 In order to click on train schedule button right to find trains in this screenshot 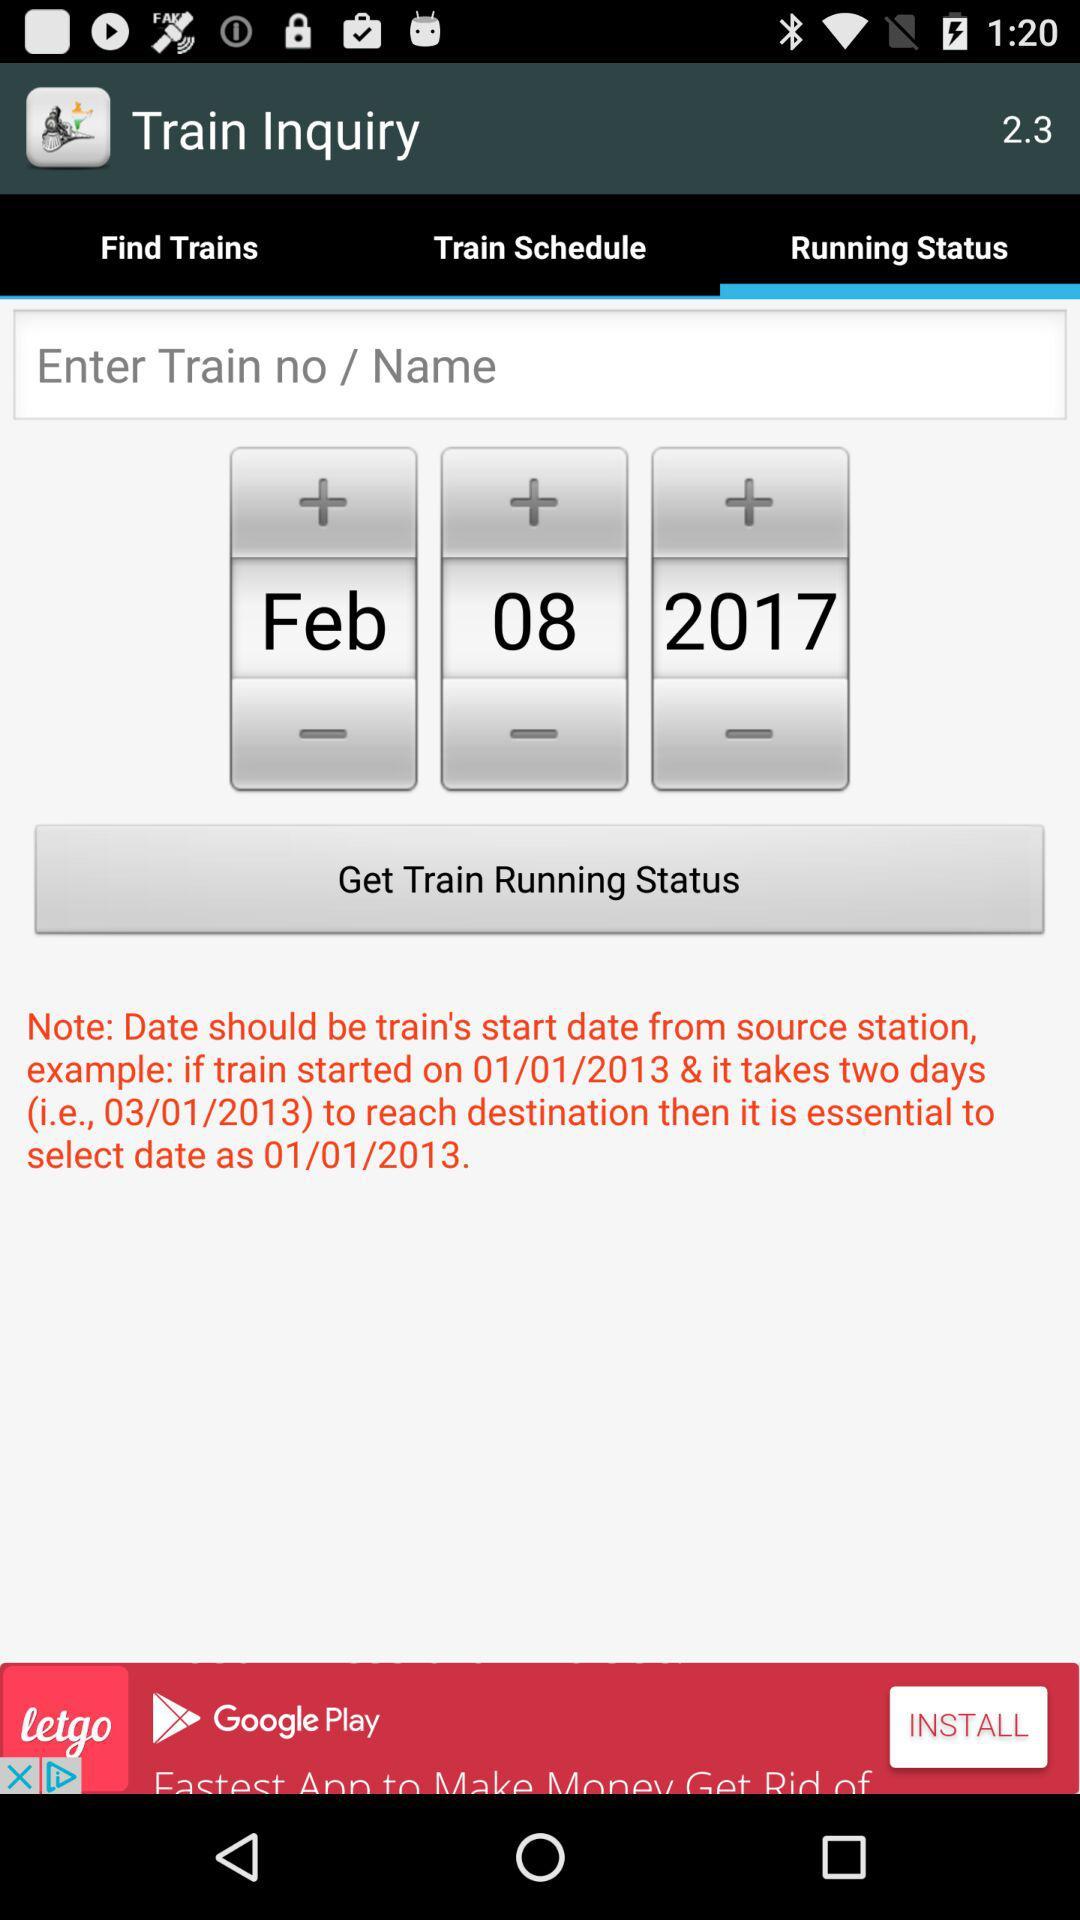, I will do `click(540, 245)`.